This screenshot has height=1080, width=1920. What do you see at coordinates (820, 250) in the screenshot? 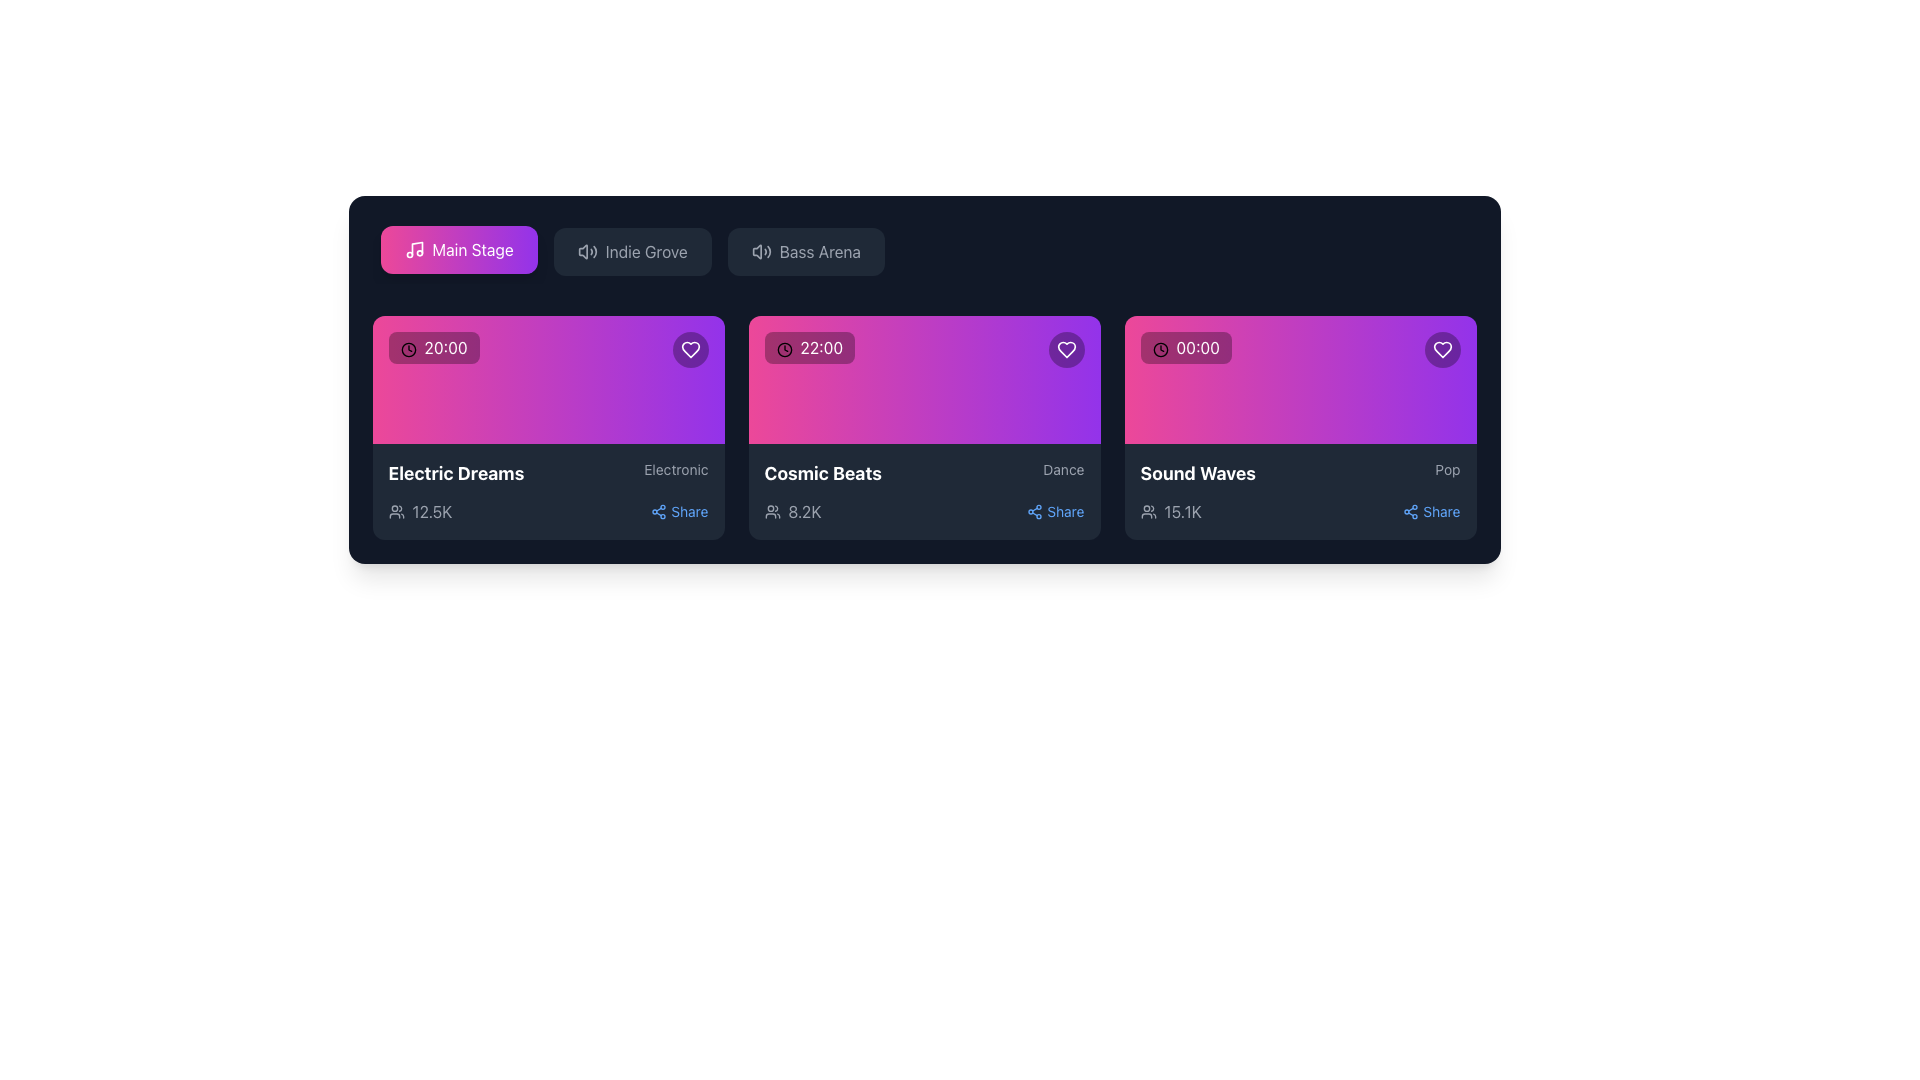
I see `the 'Bass Arena' button, which is a dark-themed rectangular button with rounded corners containing gray text and an icon to its left, located as the third option in a horizontal row of three buttons` at bounding box center [820, 250].